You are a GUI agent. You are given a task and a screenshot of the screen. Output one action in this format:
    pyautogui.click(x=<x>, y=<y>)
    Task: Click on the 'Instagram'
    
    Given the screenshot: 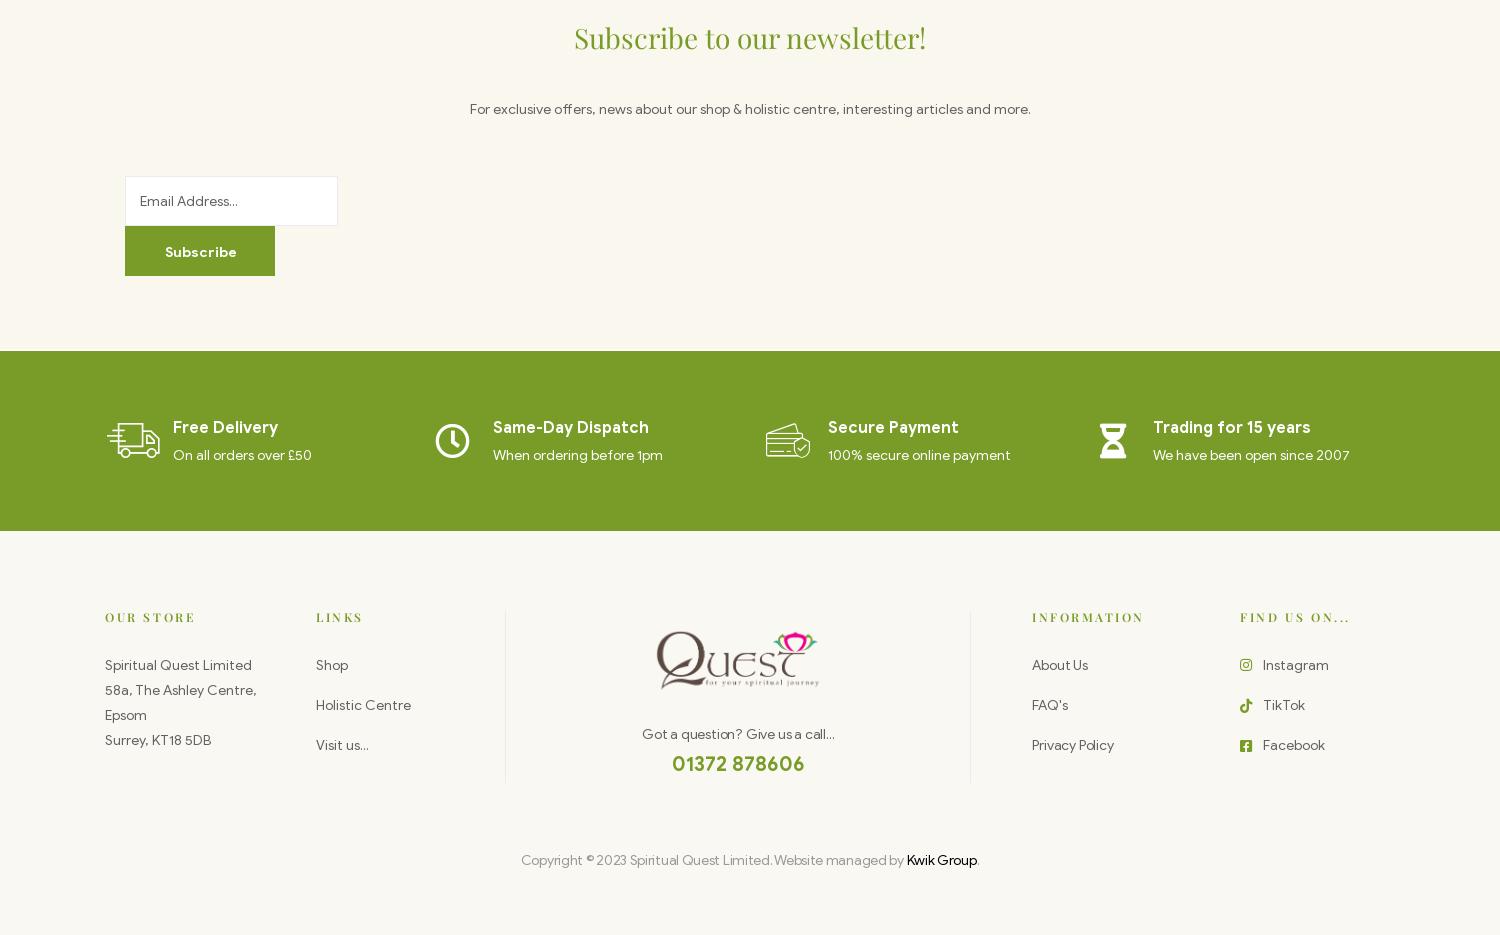 What is the action you would take?
    pyautogui.click(x=1294, y=664)
    